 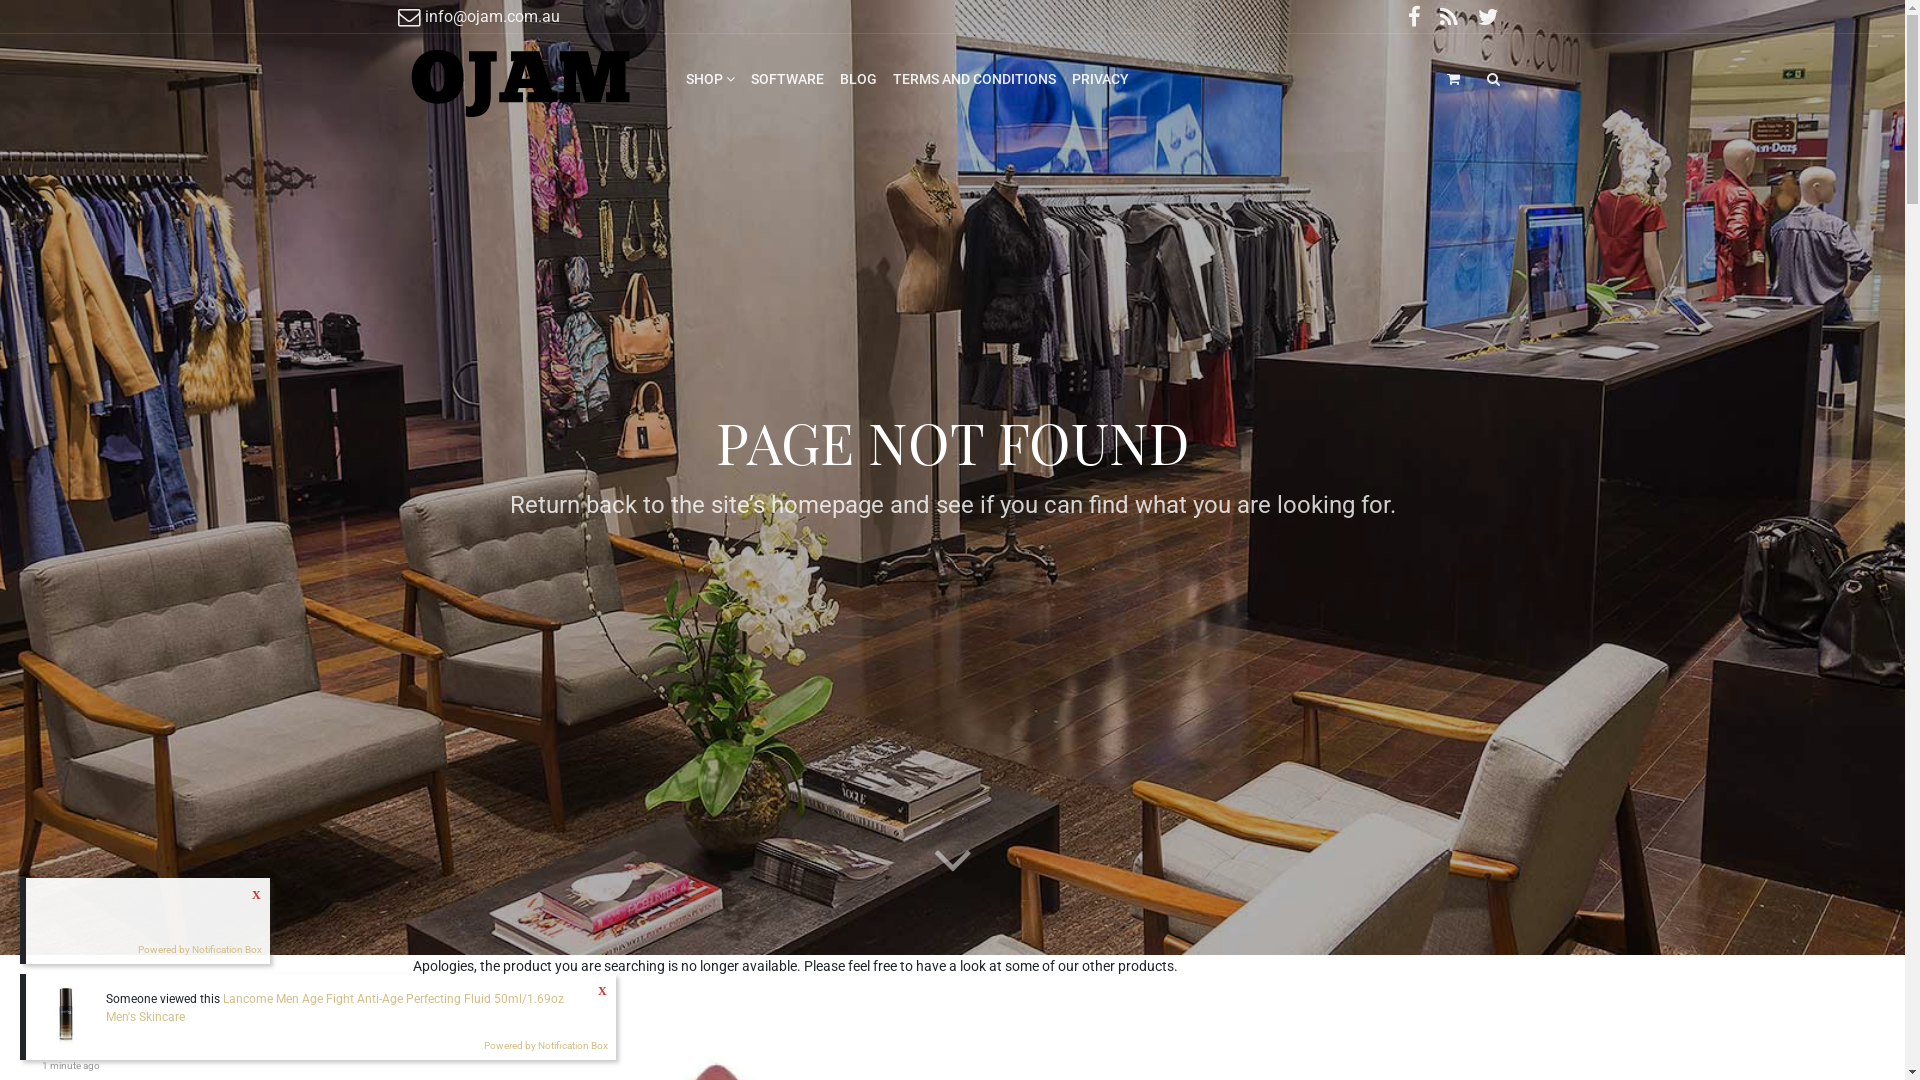 What do you see at coordinates (742, 77) in the screenshot?
I see `'SOFTWARE'` at bounding box center [742, 77].